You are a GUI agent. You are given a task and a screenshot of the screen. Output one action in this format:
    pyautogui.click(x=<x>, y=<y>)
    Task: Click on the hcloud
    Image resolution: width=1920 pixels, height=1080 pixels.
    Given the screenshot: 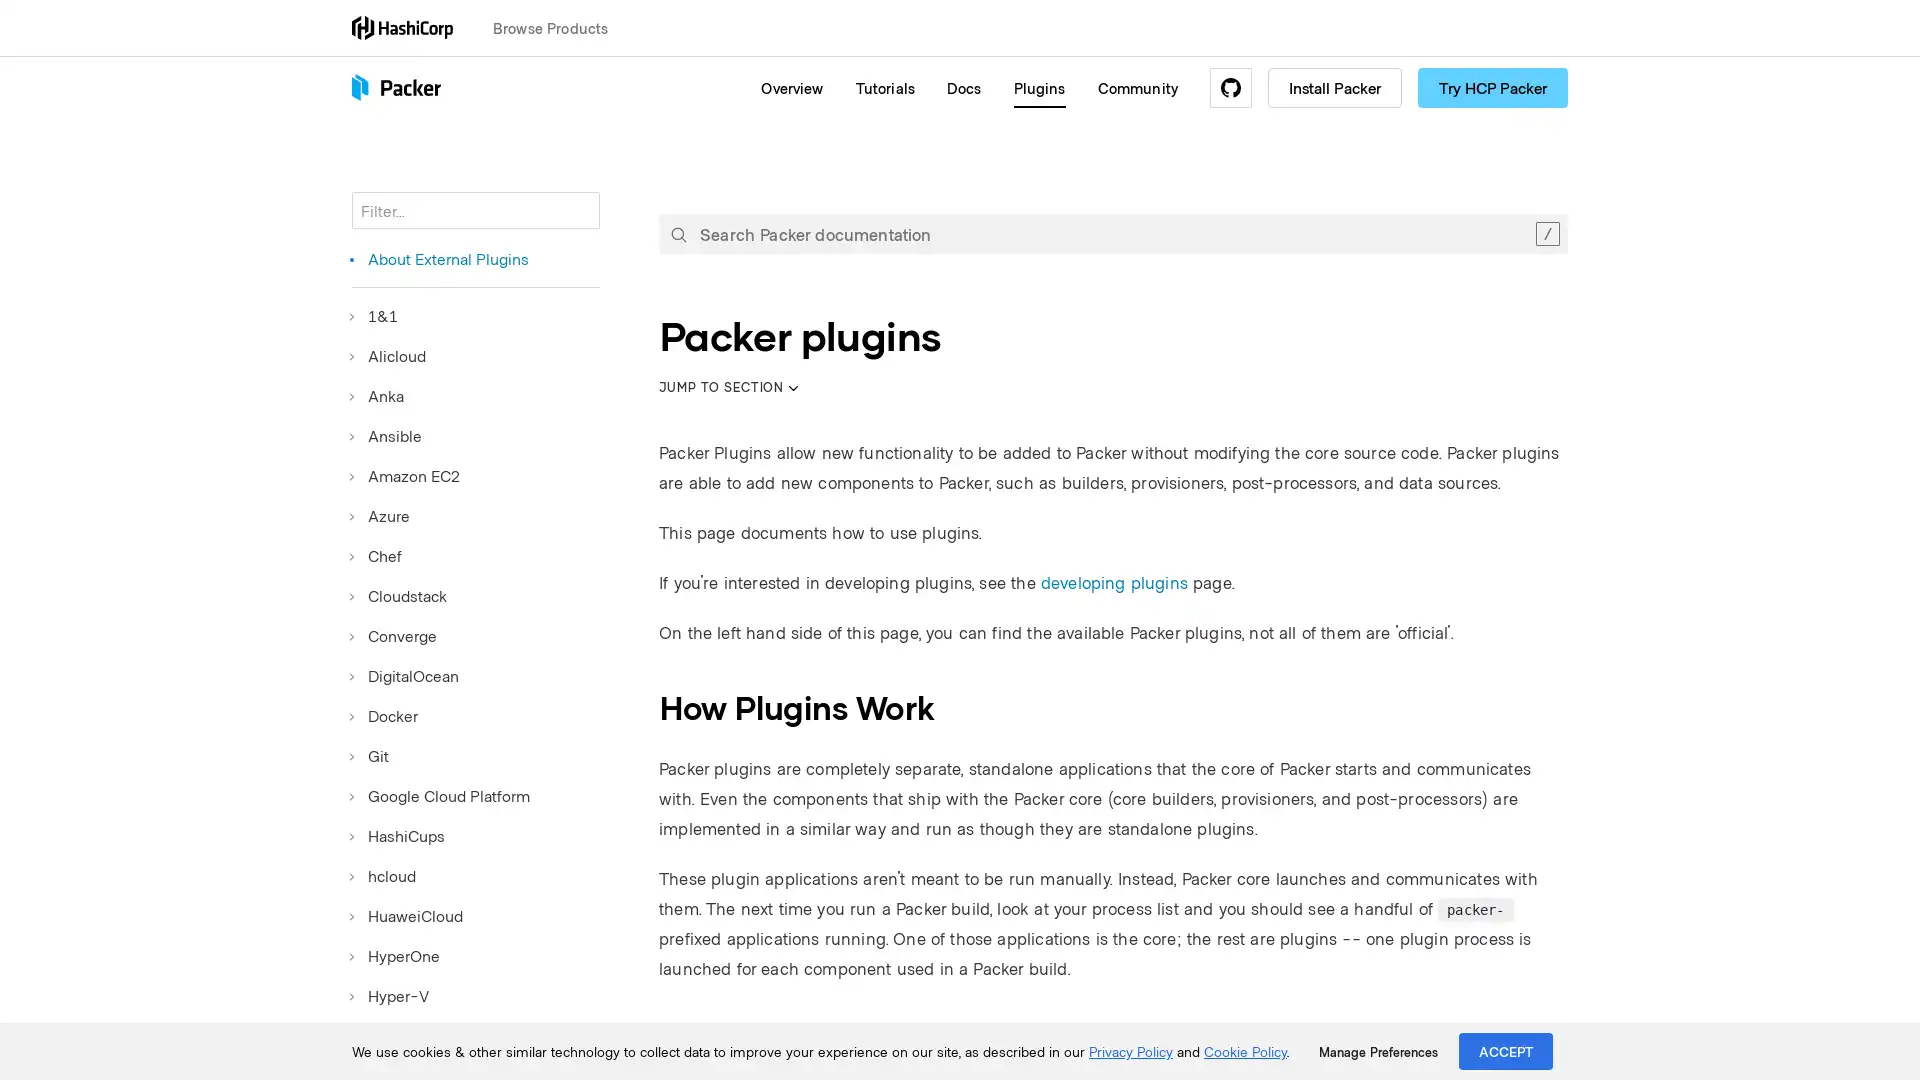 What is the action you would take?
    pyautogui.click(x=384, y=874)
    